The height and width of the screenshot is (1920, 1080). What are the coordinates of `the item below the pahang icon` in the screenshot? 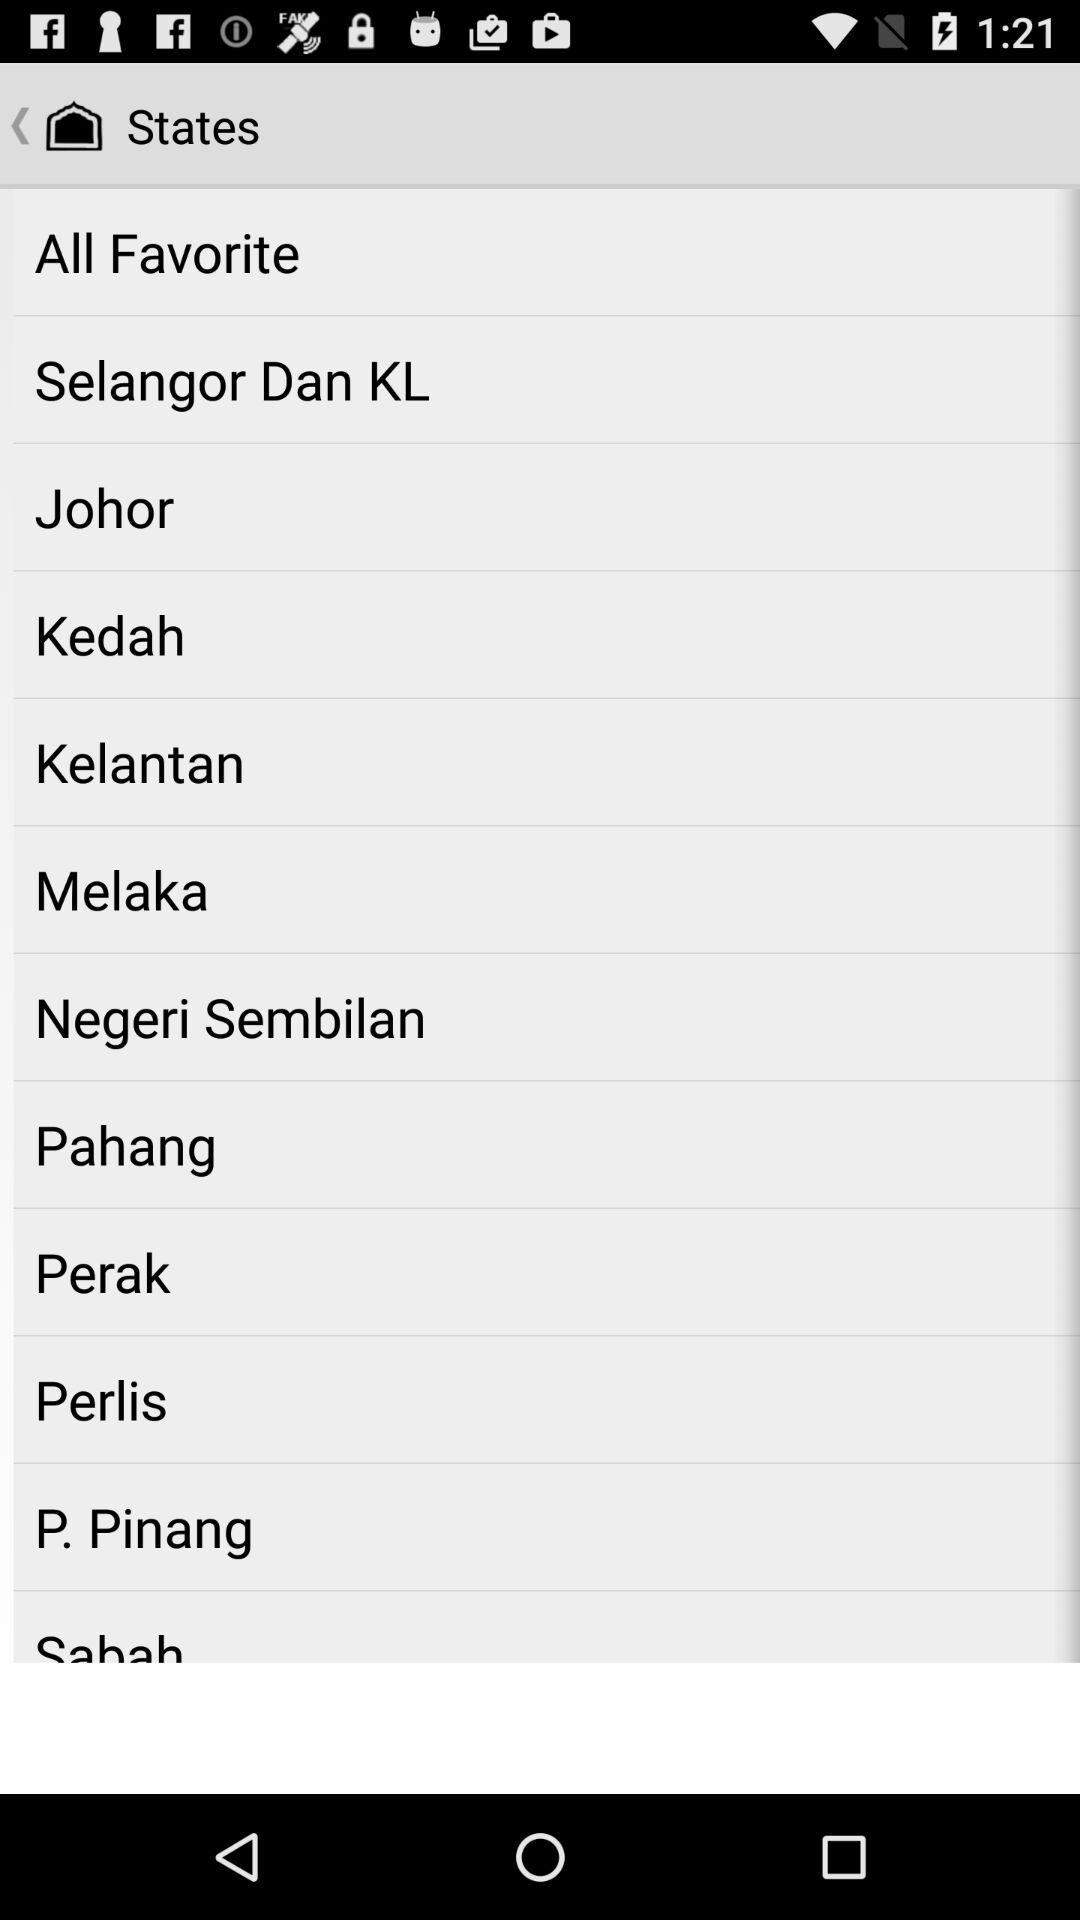 It's located at (546, 1271).